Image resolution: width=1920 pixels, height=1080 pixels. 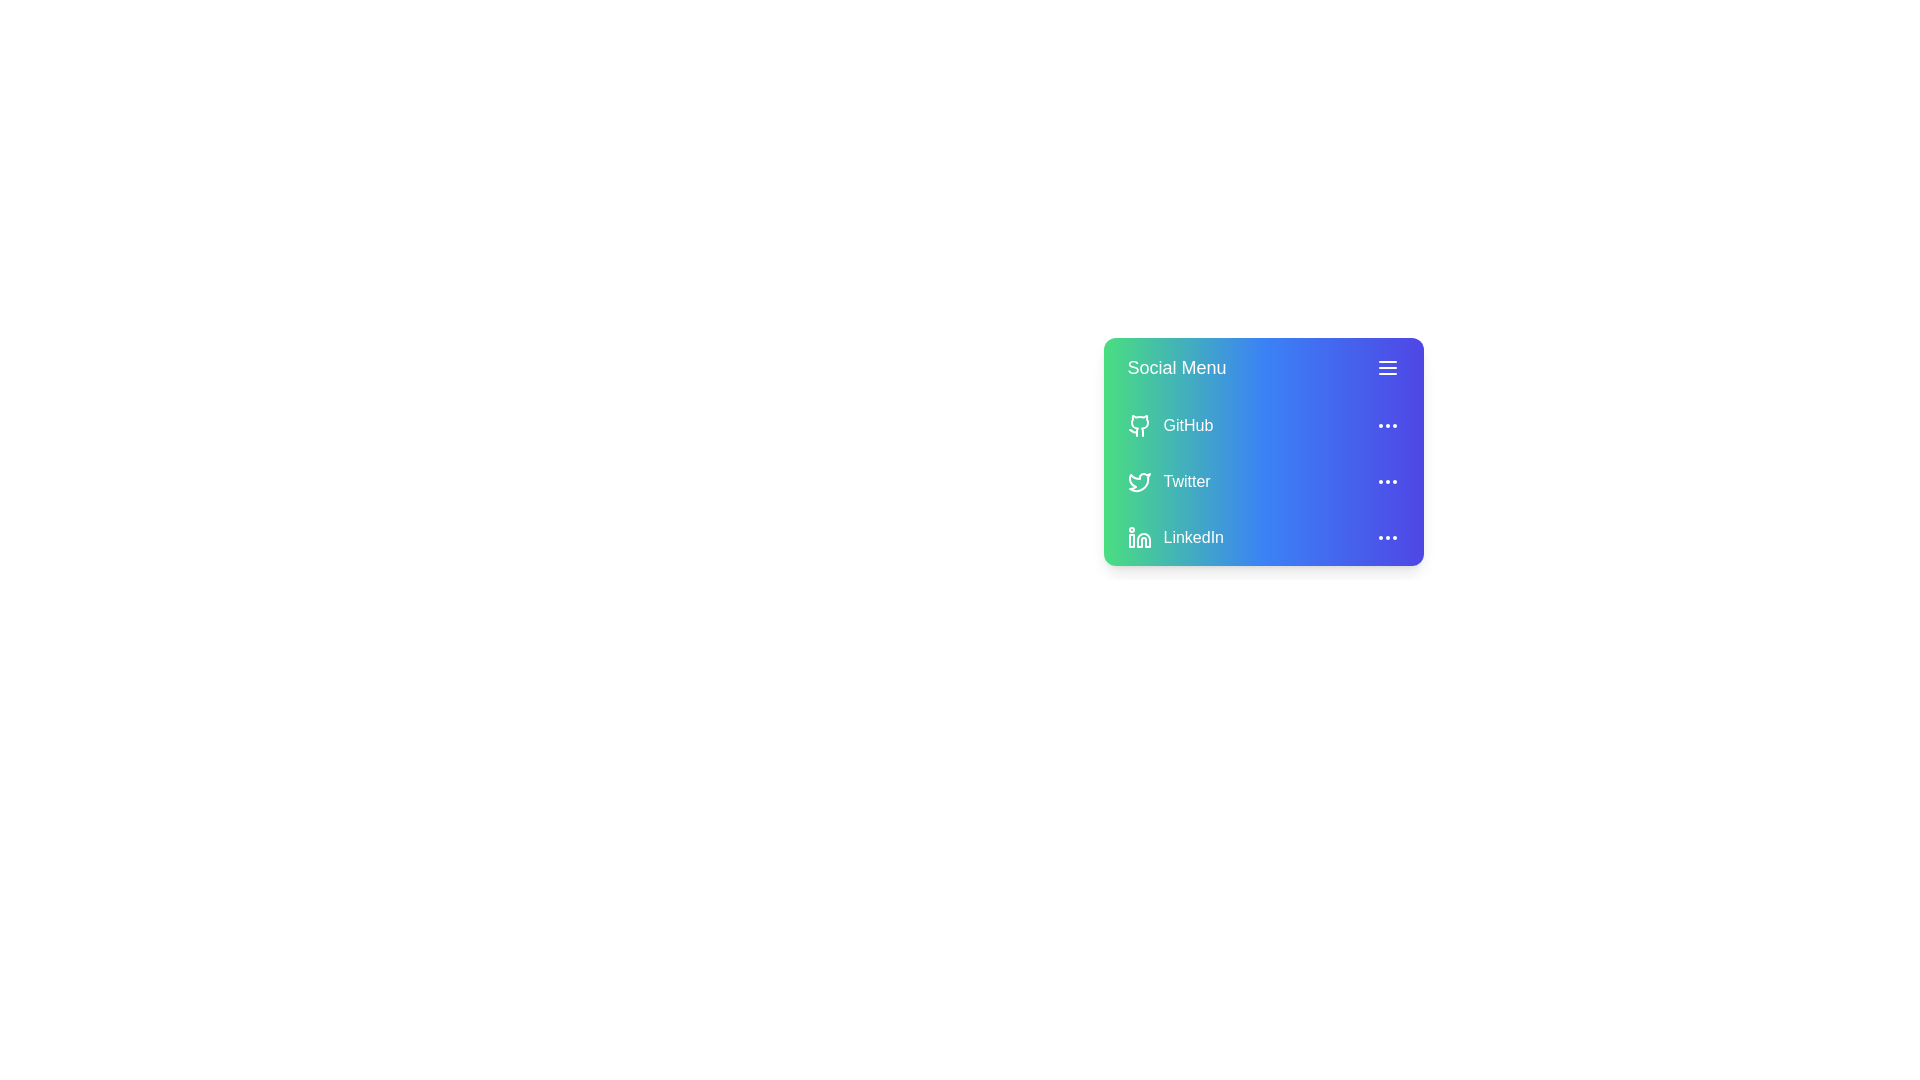 What do you see at coordinates (1262, 424) in the screenshot?
I see `the menu item GitHub to see the hover effect` at bounding box center [1262, 424].